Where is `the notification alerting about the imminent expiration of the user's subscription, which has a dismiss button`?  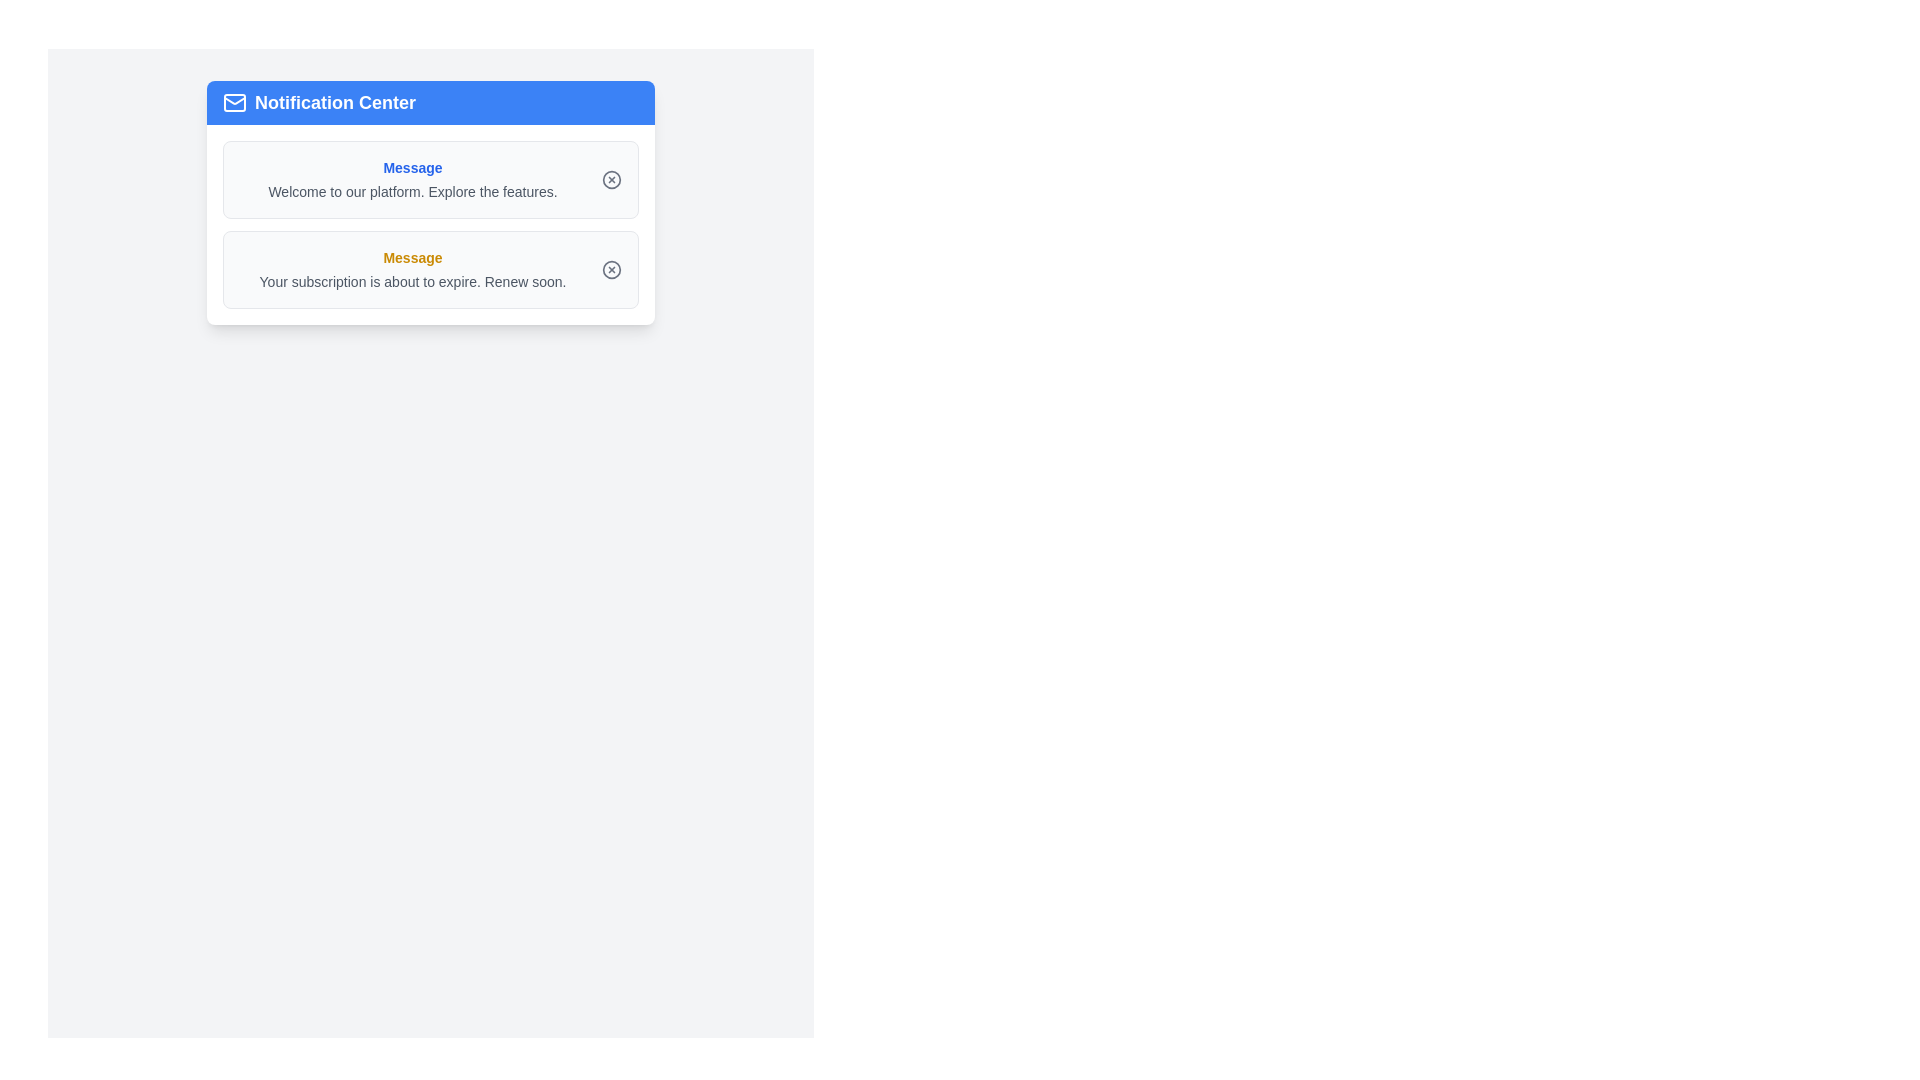 the notification alerting about the imminent expiration of the user's subscription, which has a dismiss button is located at coordinates (430, 270).